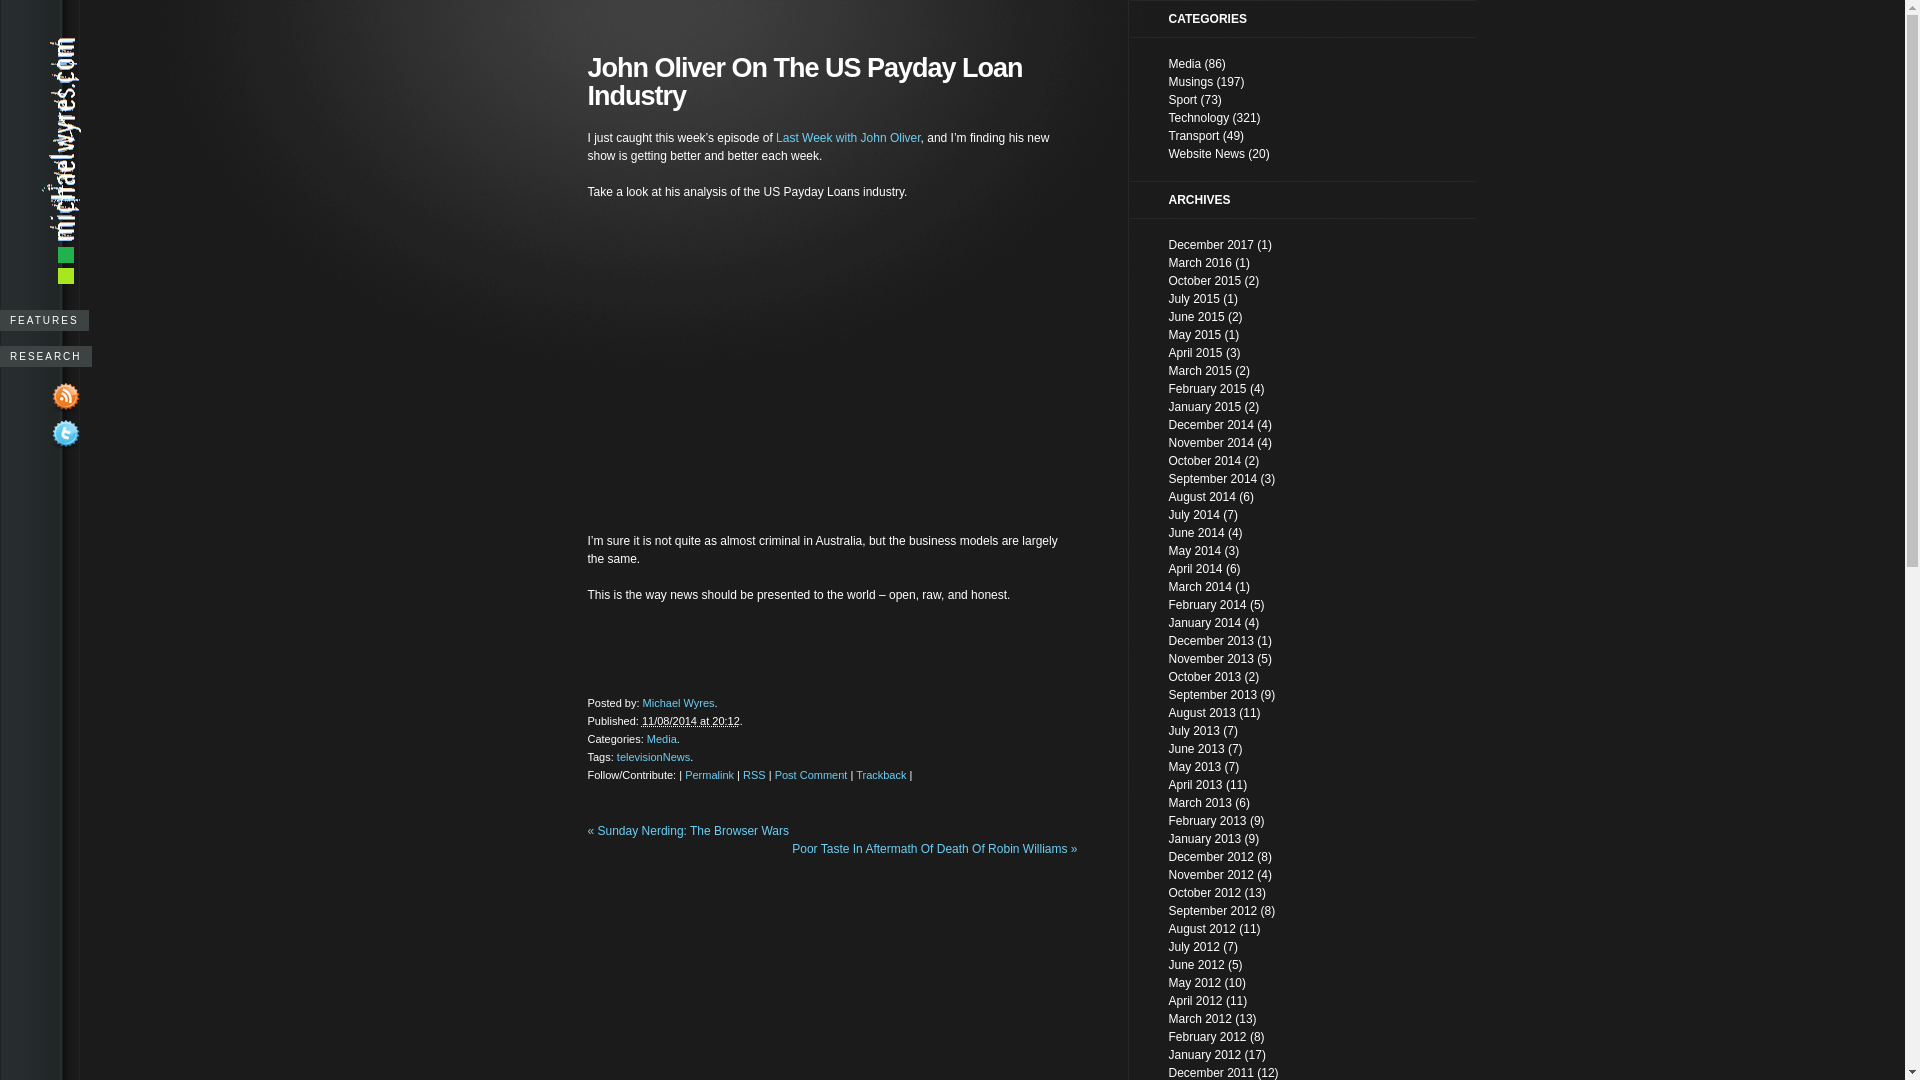 Image resolution: width=1920 pixels, height=1080 pixels. I want to click on 'Technology', so click(1198, 118).